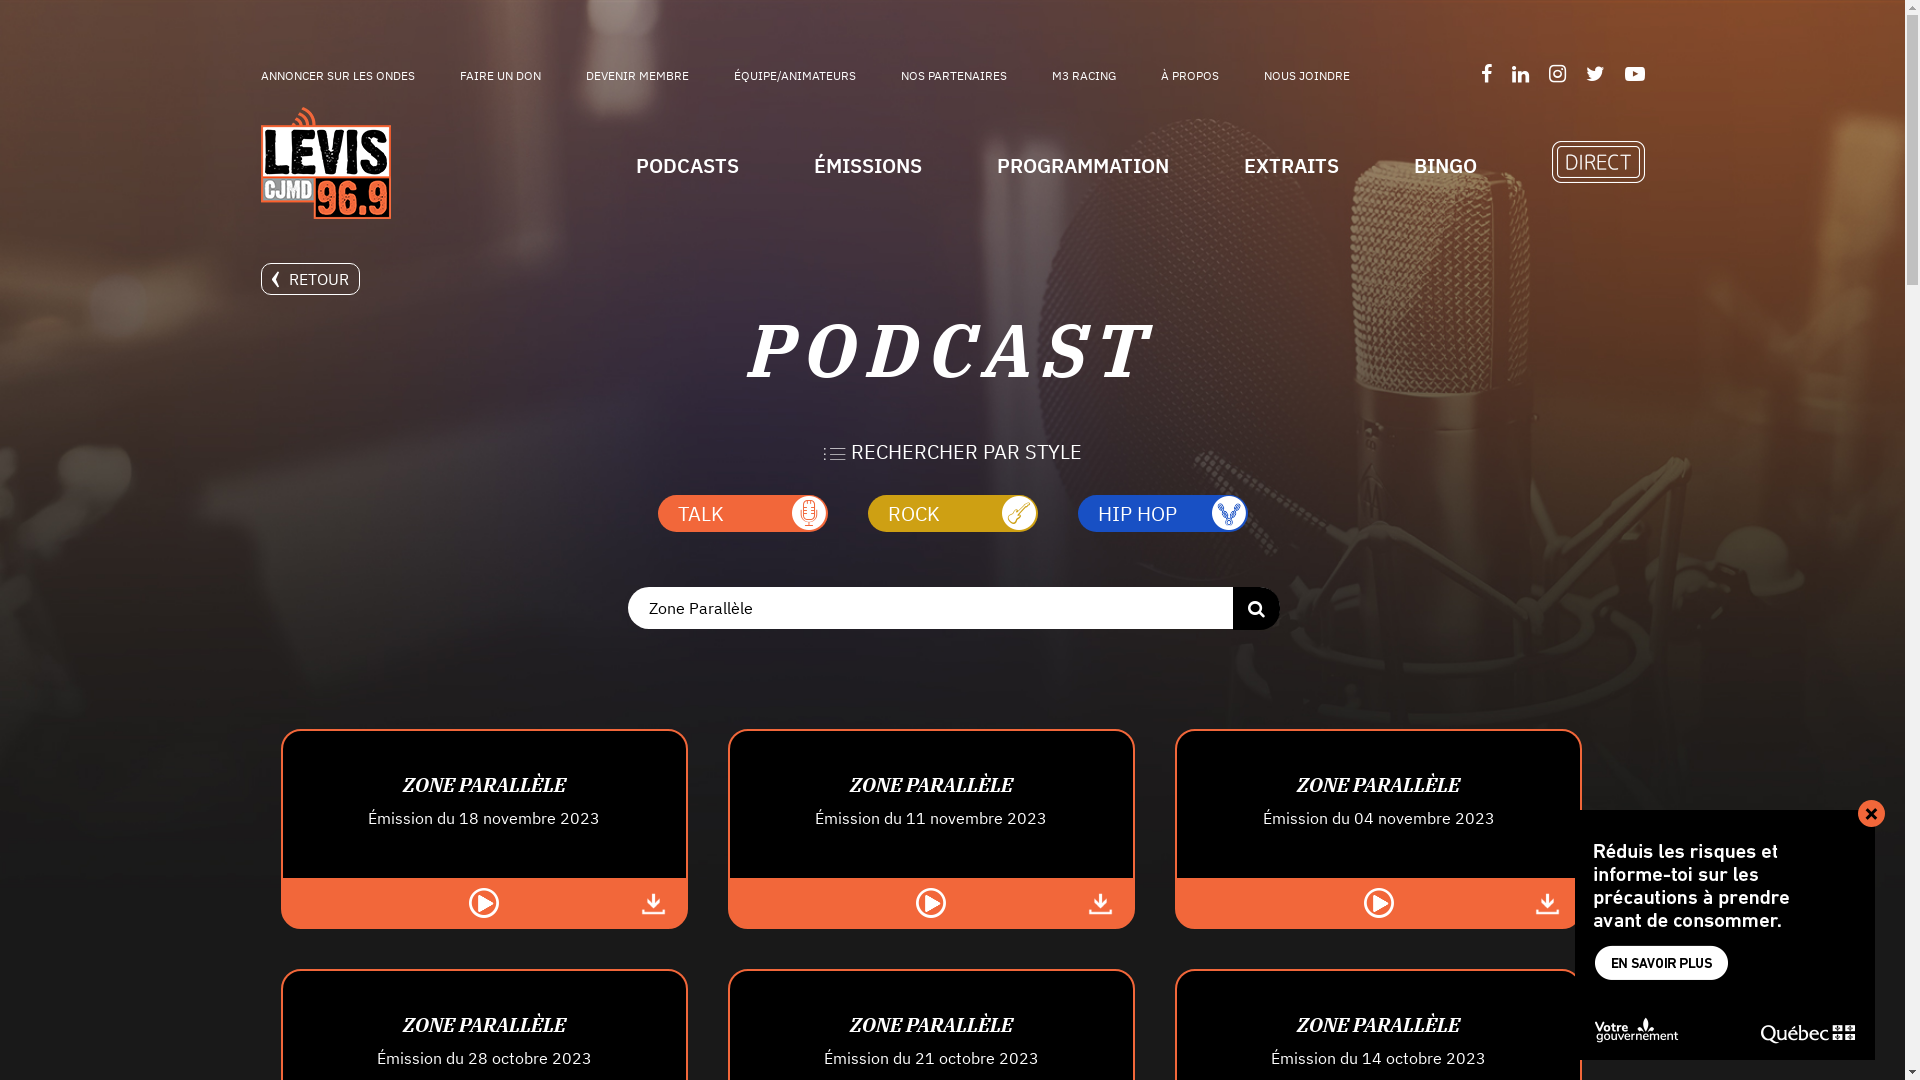 The image size is (1920, 1080). Describe the element at coordinates (1413, 164) in the screenshot. I see `'BINGO'` at that location.